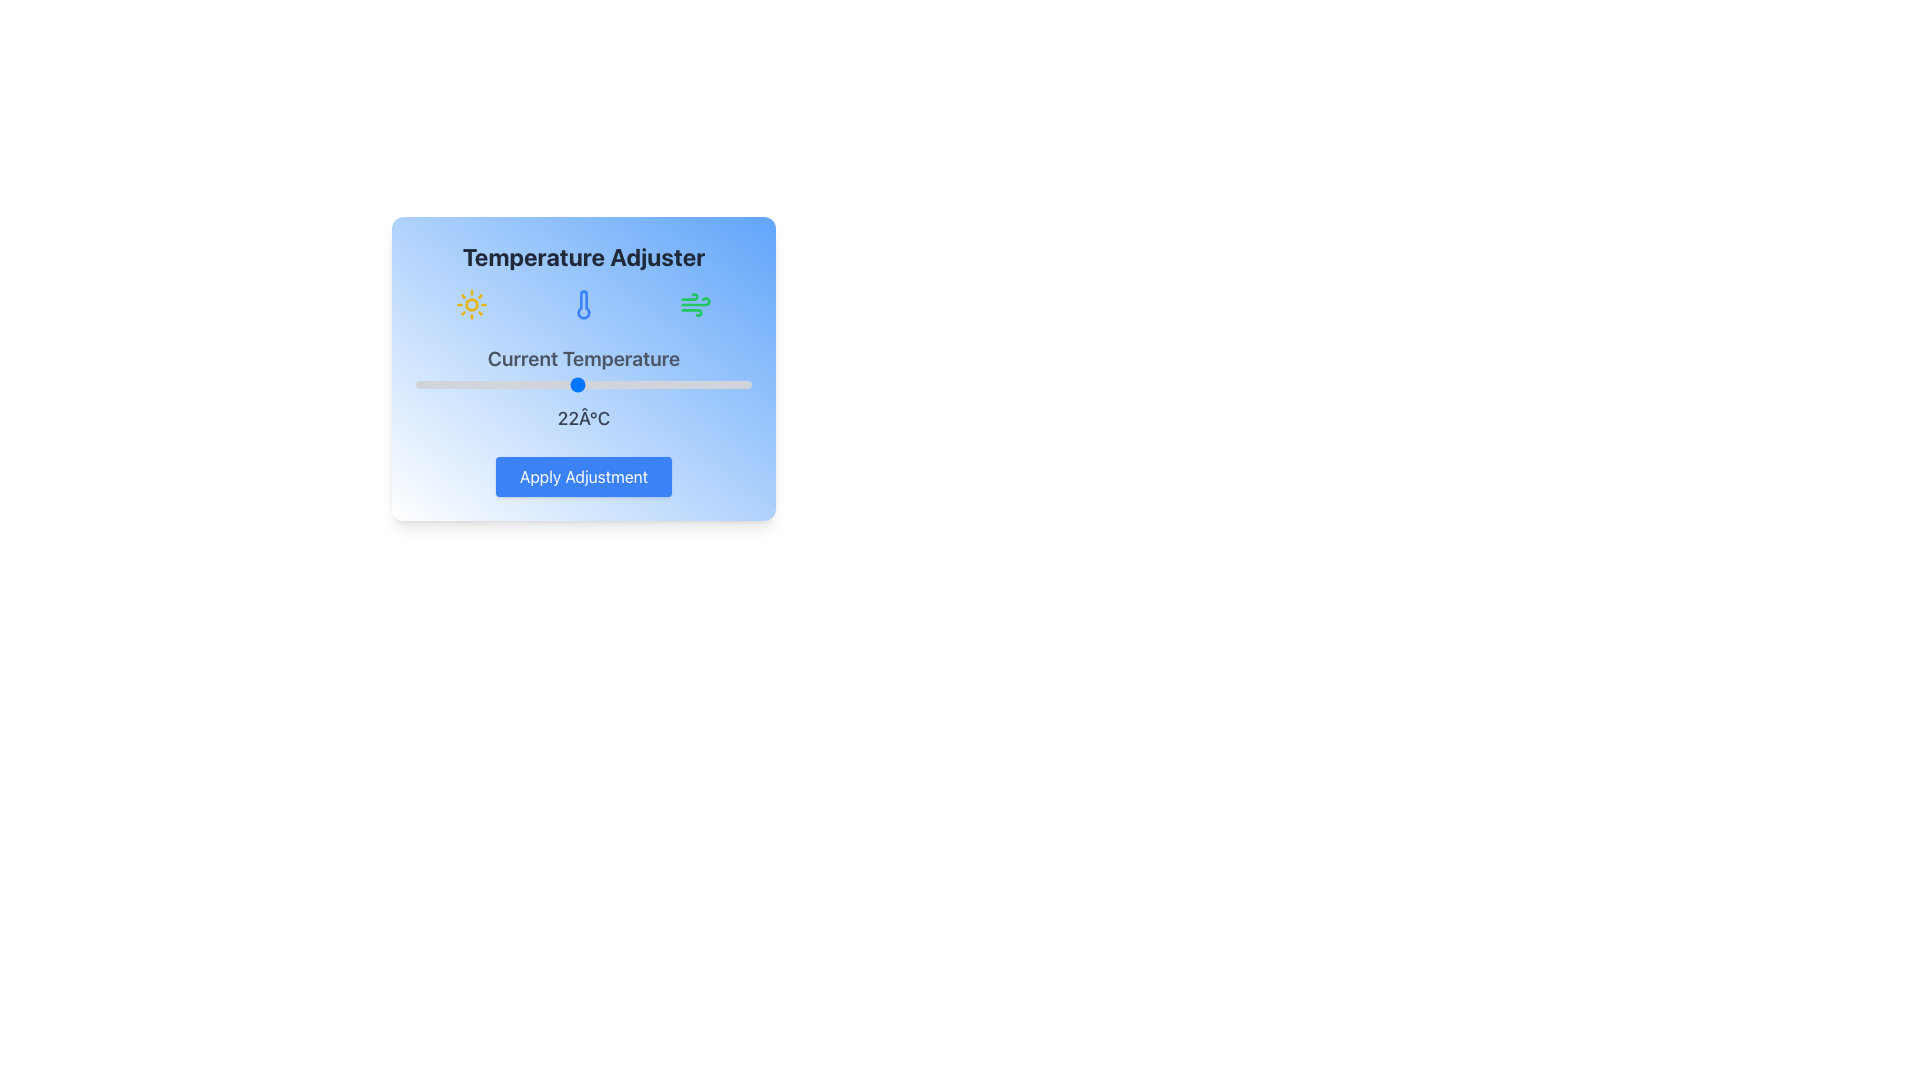  I want to click on the vertical bar of the thermometer icon in the temperature adjuster modal, which is styled with a blue base color and represents the temperature scale, so click(583, 304).